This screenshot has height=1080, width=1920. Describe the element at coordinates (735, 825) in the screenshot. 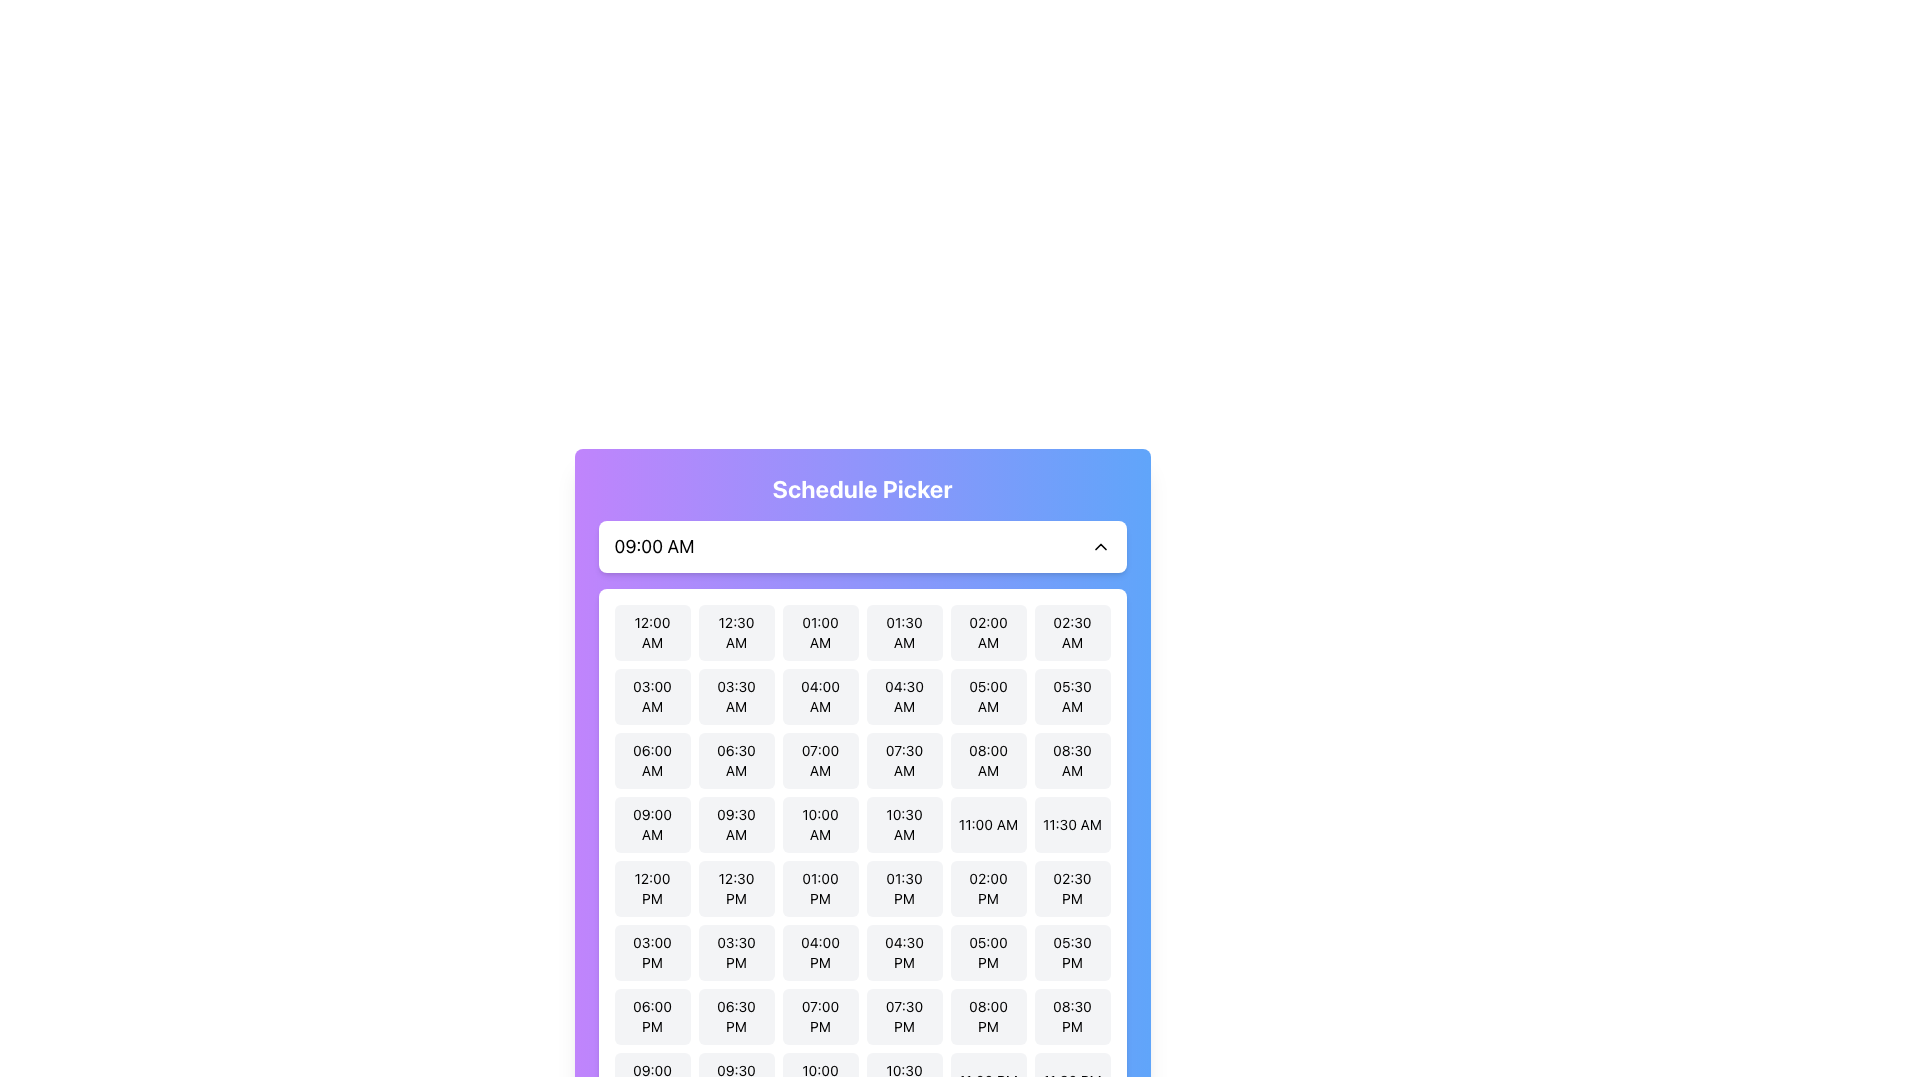

I see `the rounded rectangular button displaying '09:30 AM' on a light gray background, located in the fifth row and second column of a grid layout` at that location.